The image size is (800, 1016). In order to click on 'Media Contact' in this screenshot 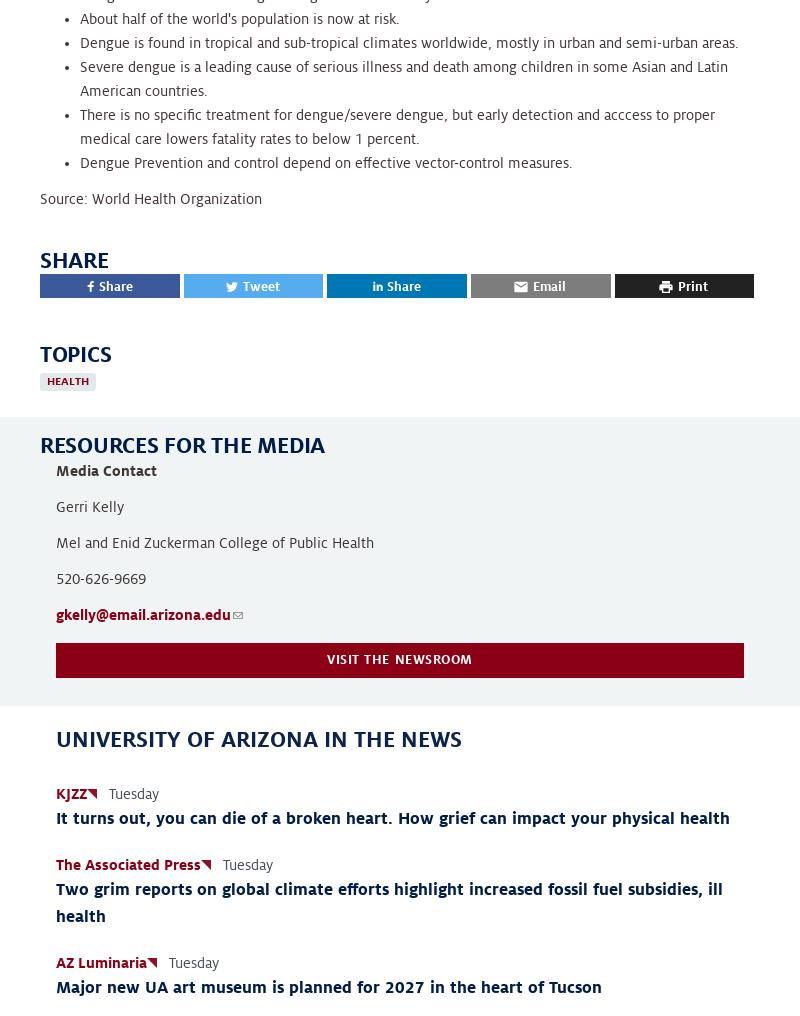, I will do `click(105, 471)`.